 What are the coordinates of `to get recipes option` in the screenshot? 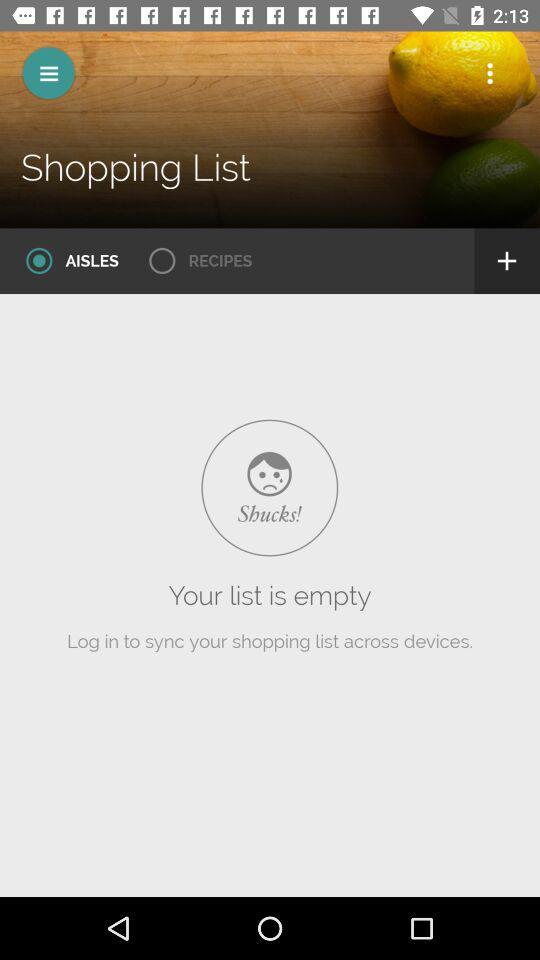 It's located at (194, 260).